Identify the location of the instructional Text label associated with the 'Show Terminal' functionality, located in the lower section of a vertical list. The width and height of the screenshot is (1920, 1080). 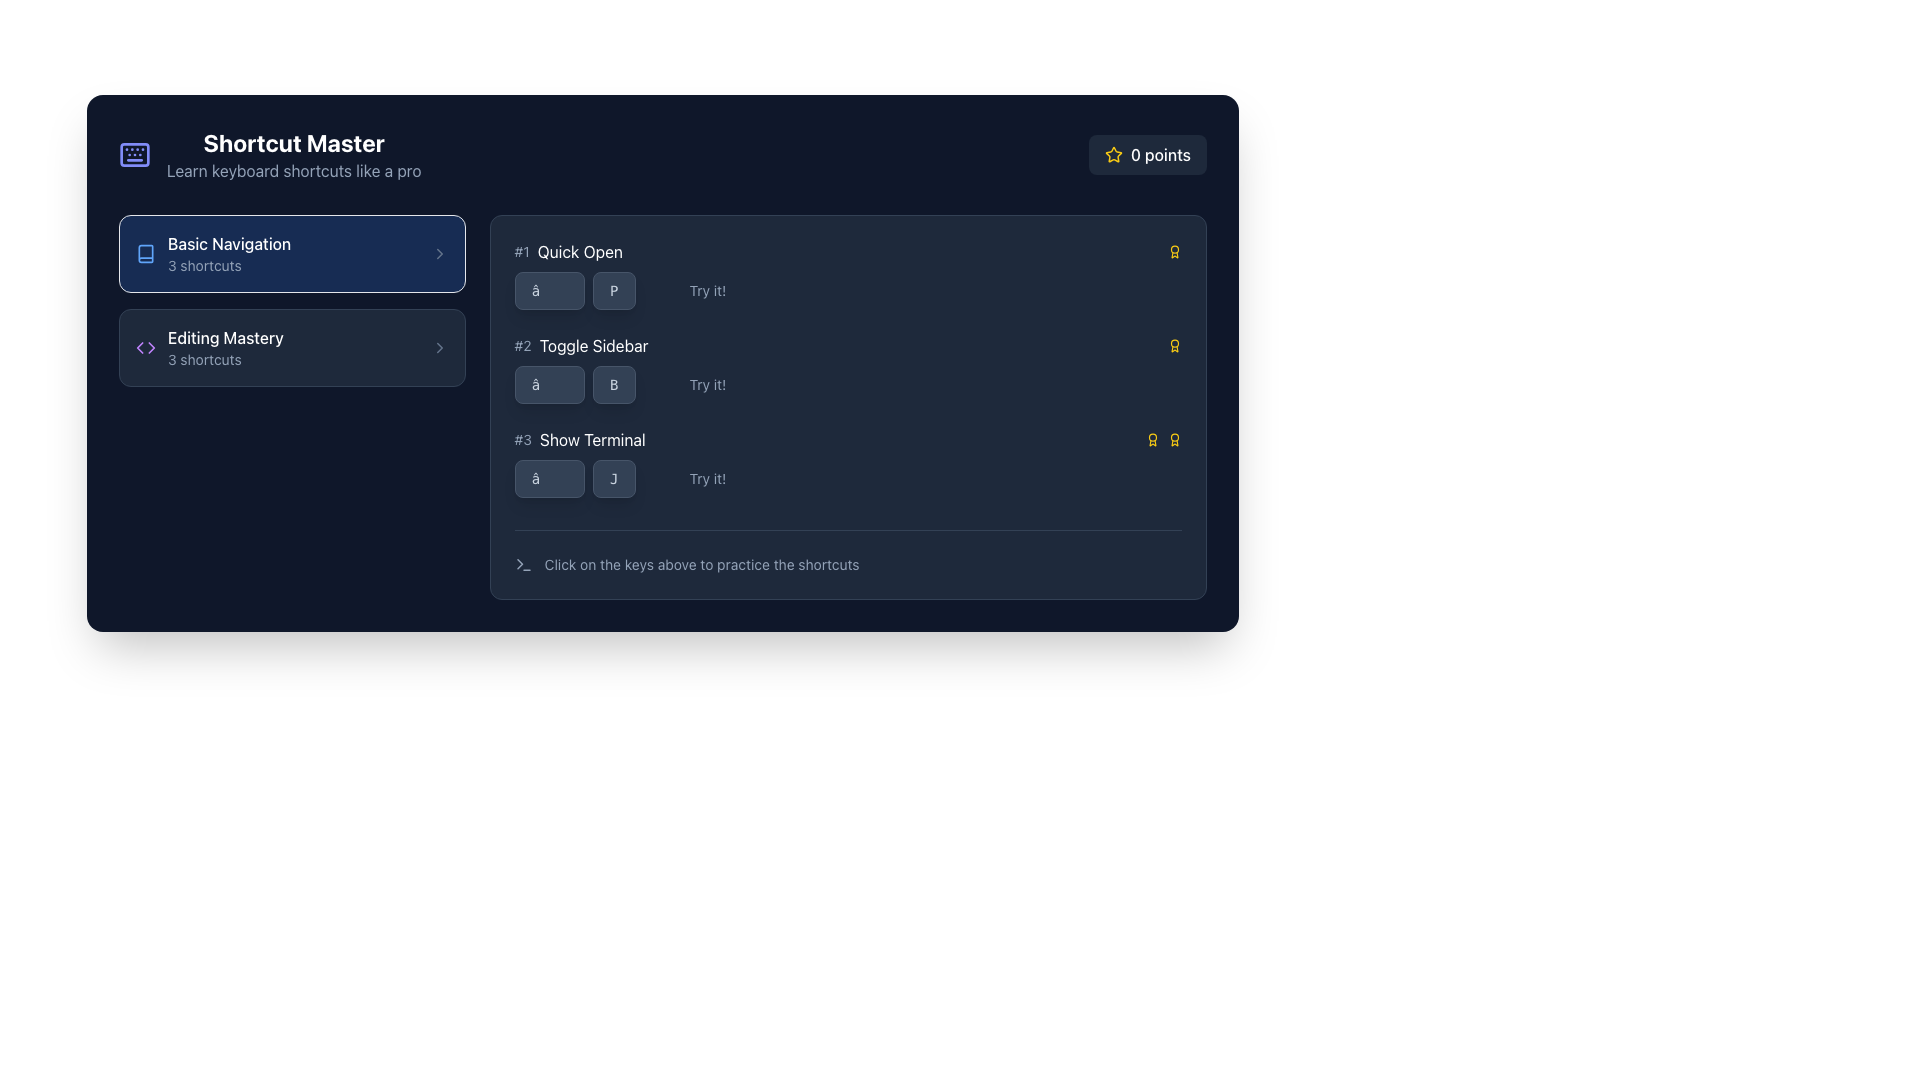
(707, 478).